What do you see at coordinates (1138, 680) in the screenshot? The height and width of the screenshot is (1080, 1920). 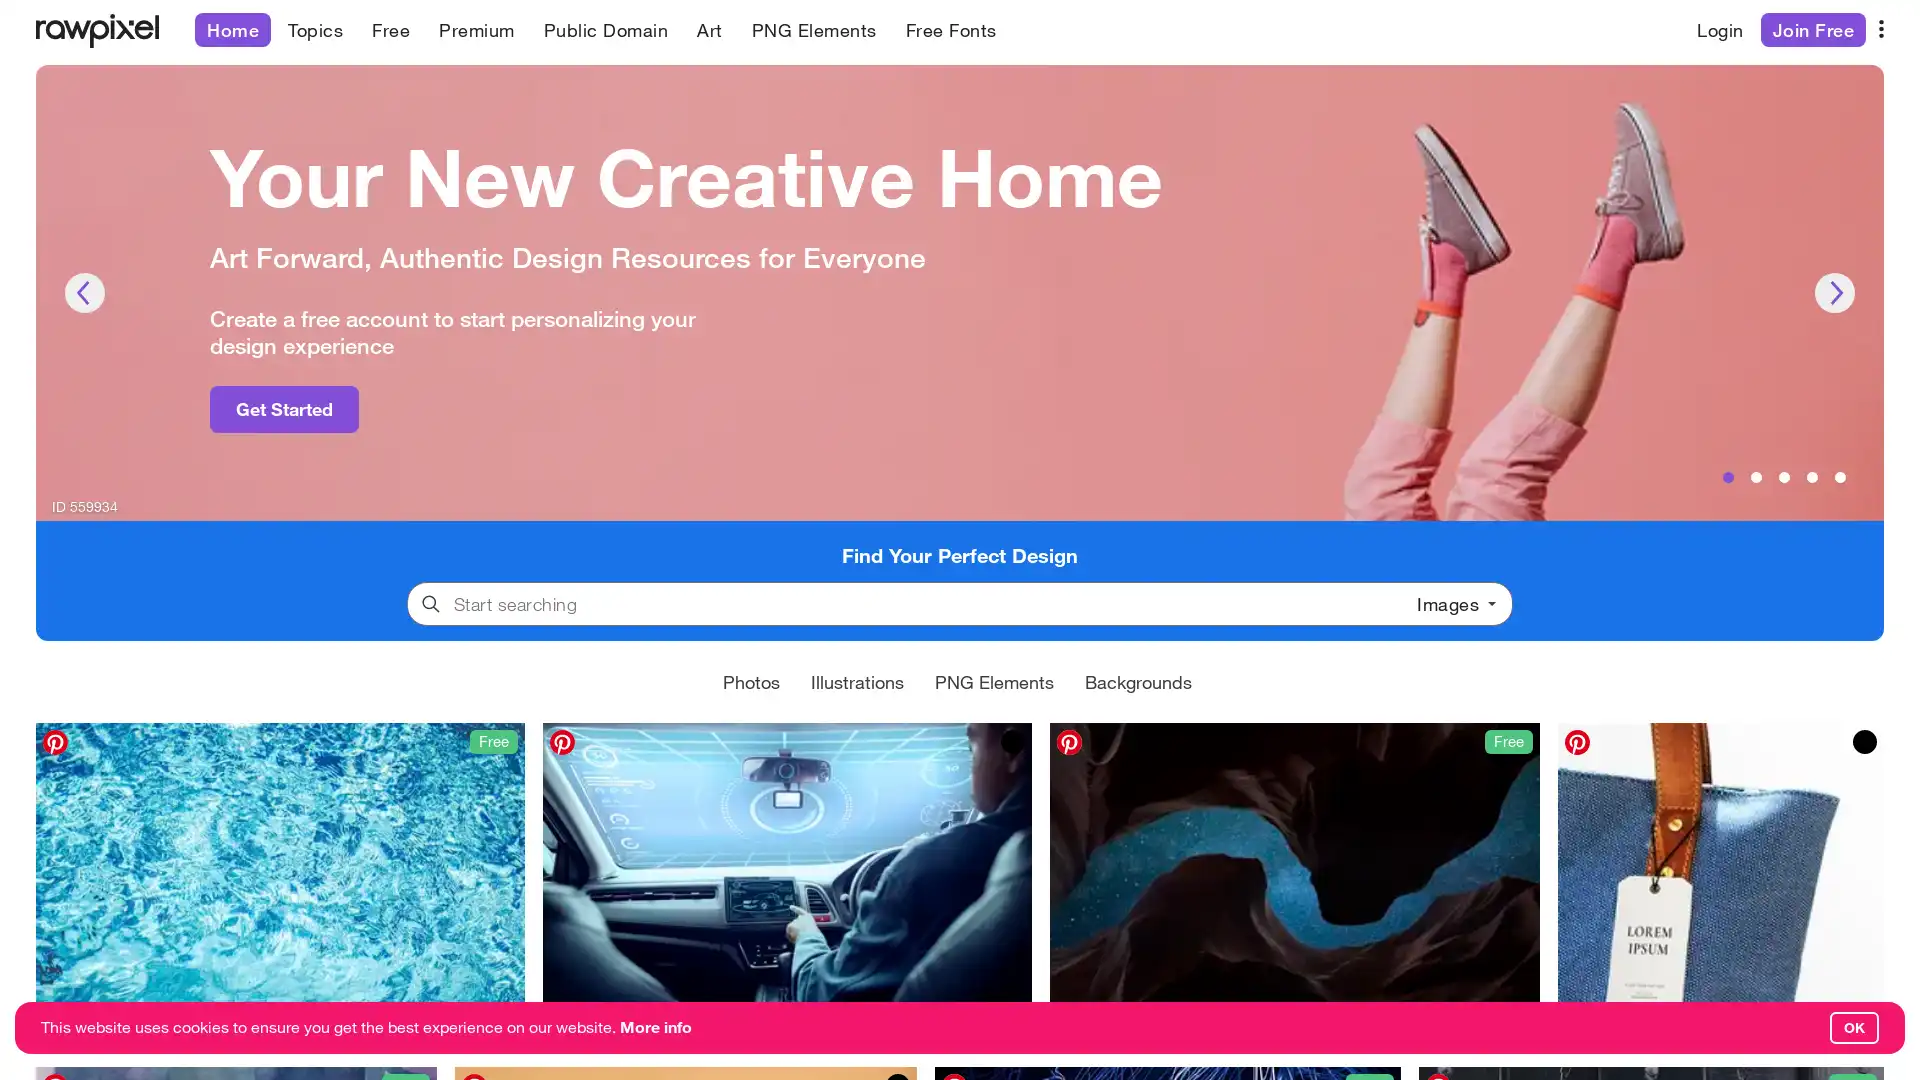 I see `Backgrounds` at bounding box center [1138, 680].